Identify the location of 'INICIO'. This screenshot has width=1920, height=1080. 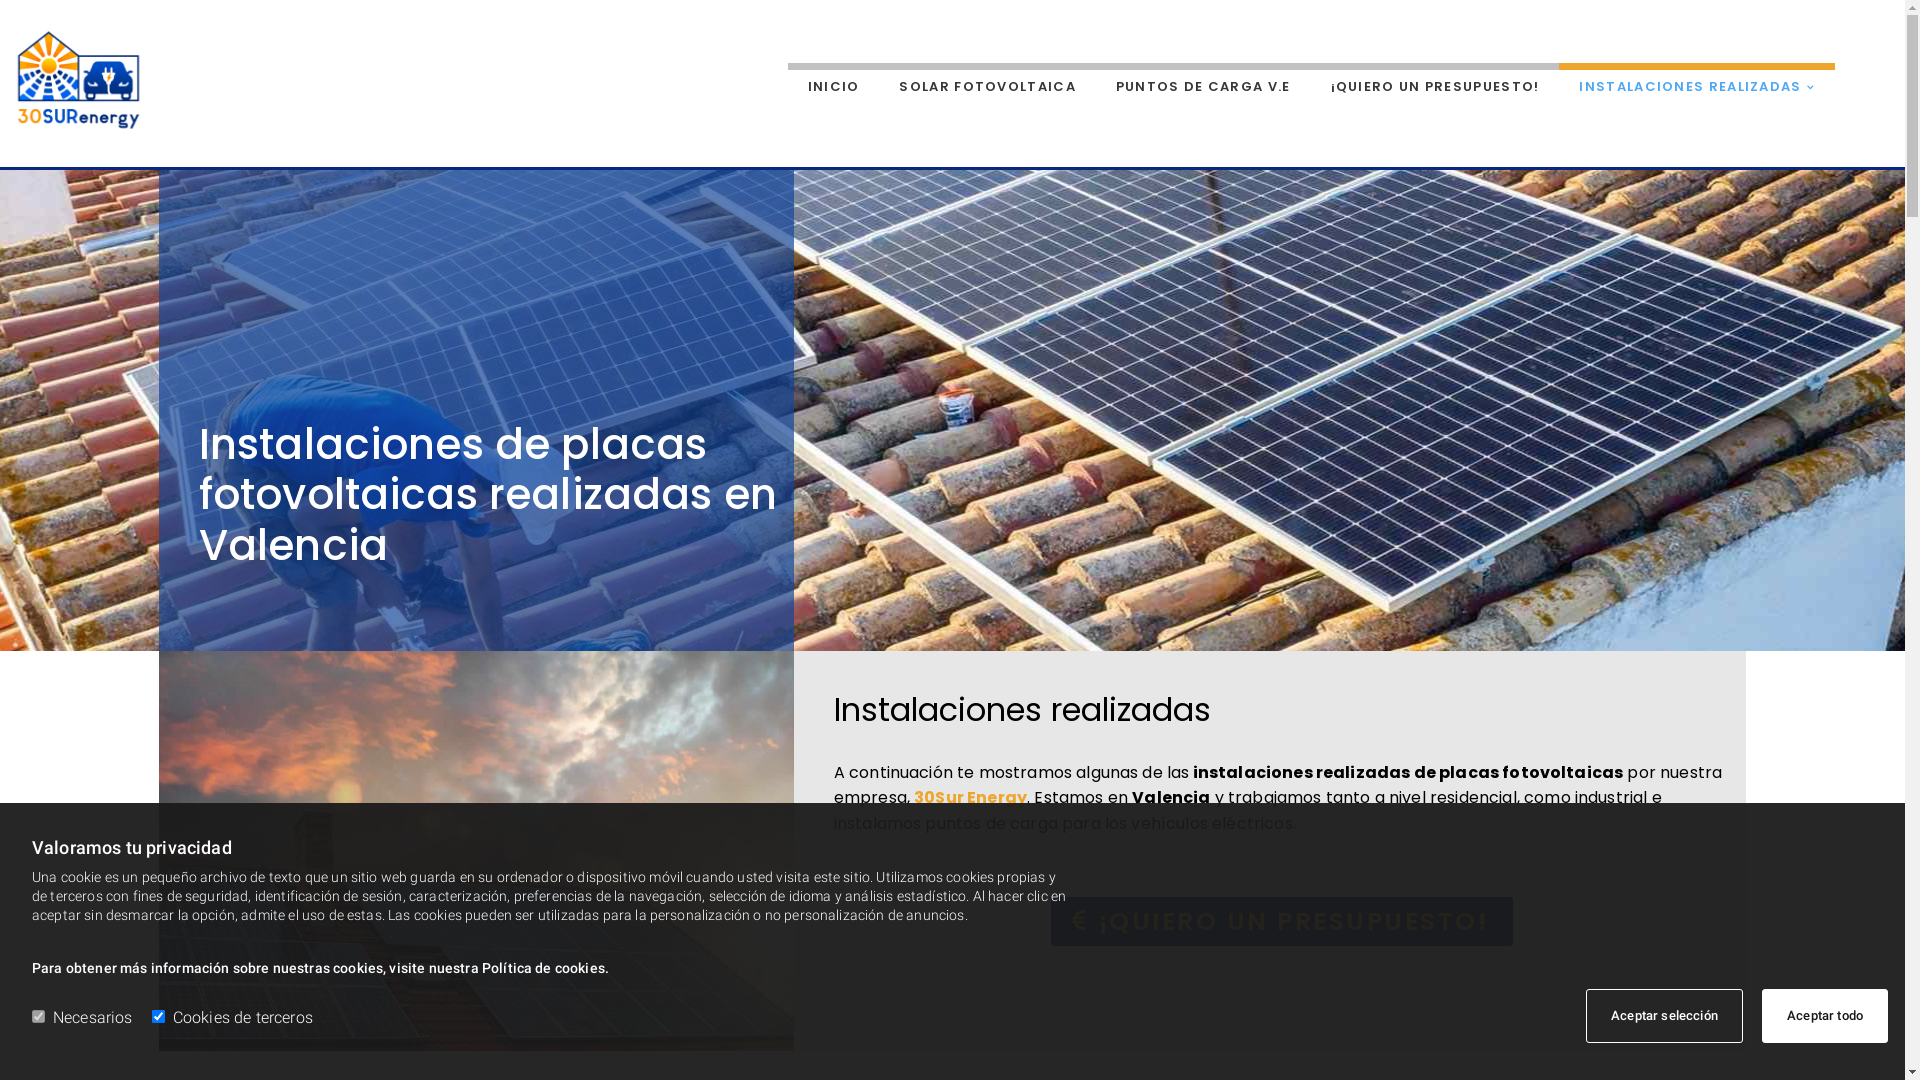
(786, 82).